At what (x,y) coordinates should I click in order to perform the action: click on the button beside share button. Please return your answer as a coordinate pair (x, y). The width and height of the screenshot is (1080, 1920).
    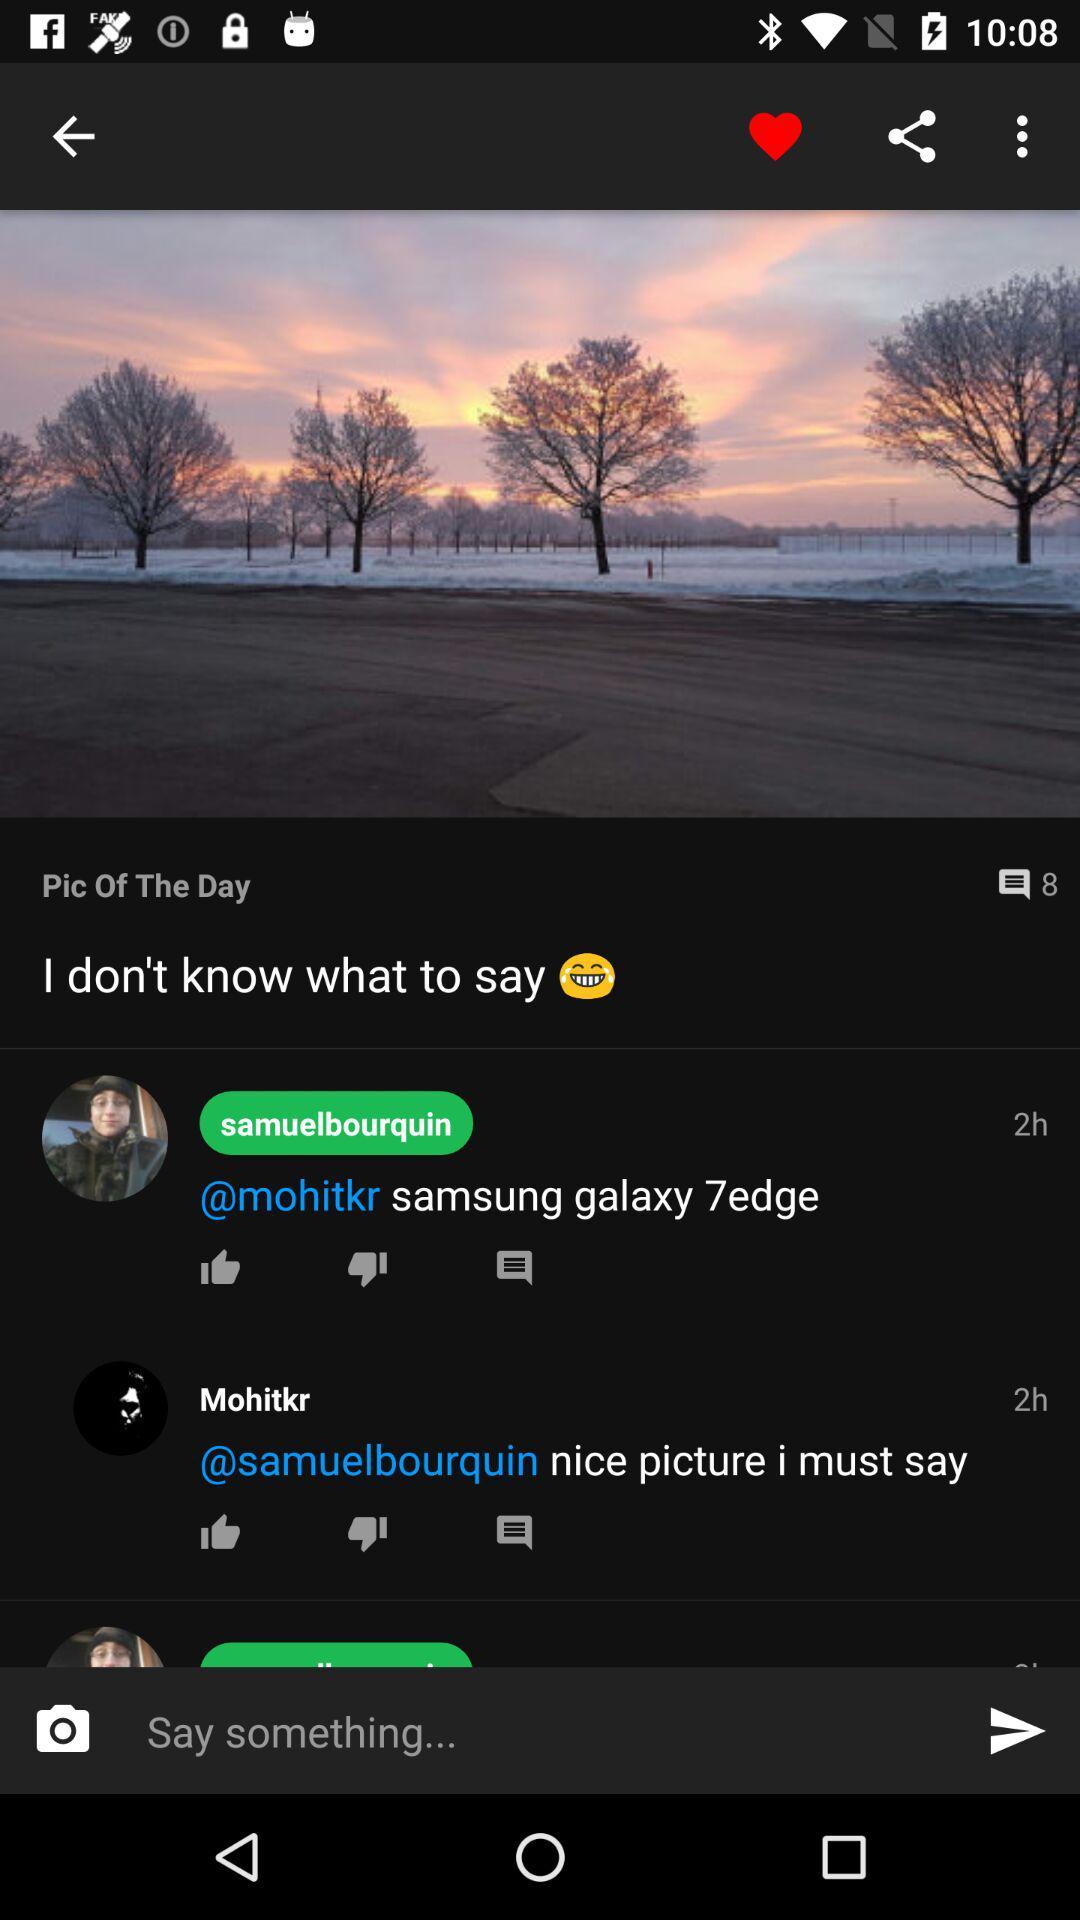
    Looking at the image, I should click on (1027, 136).